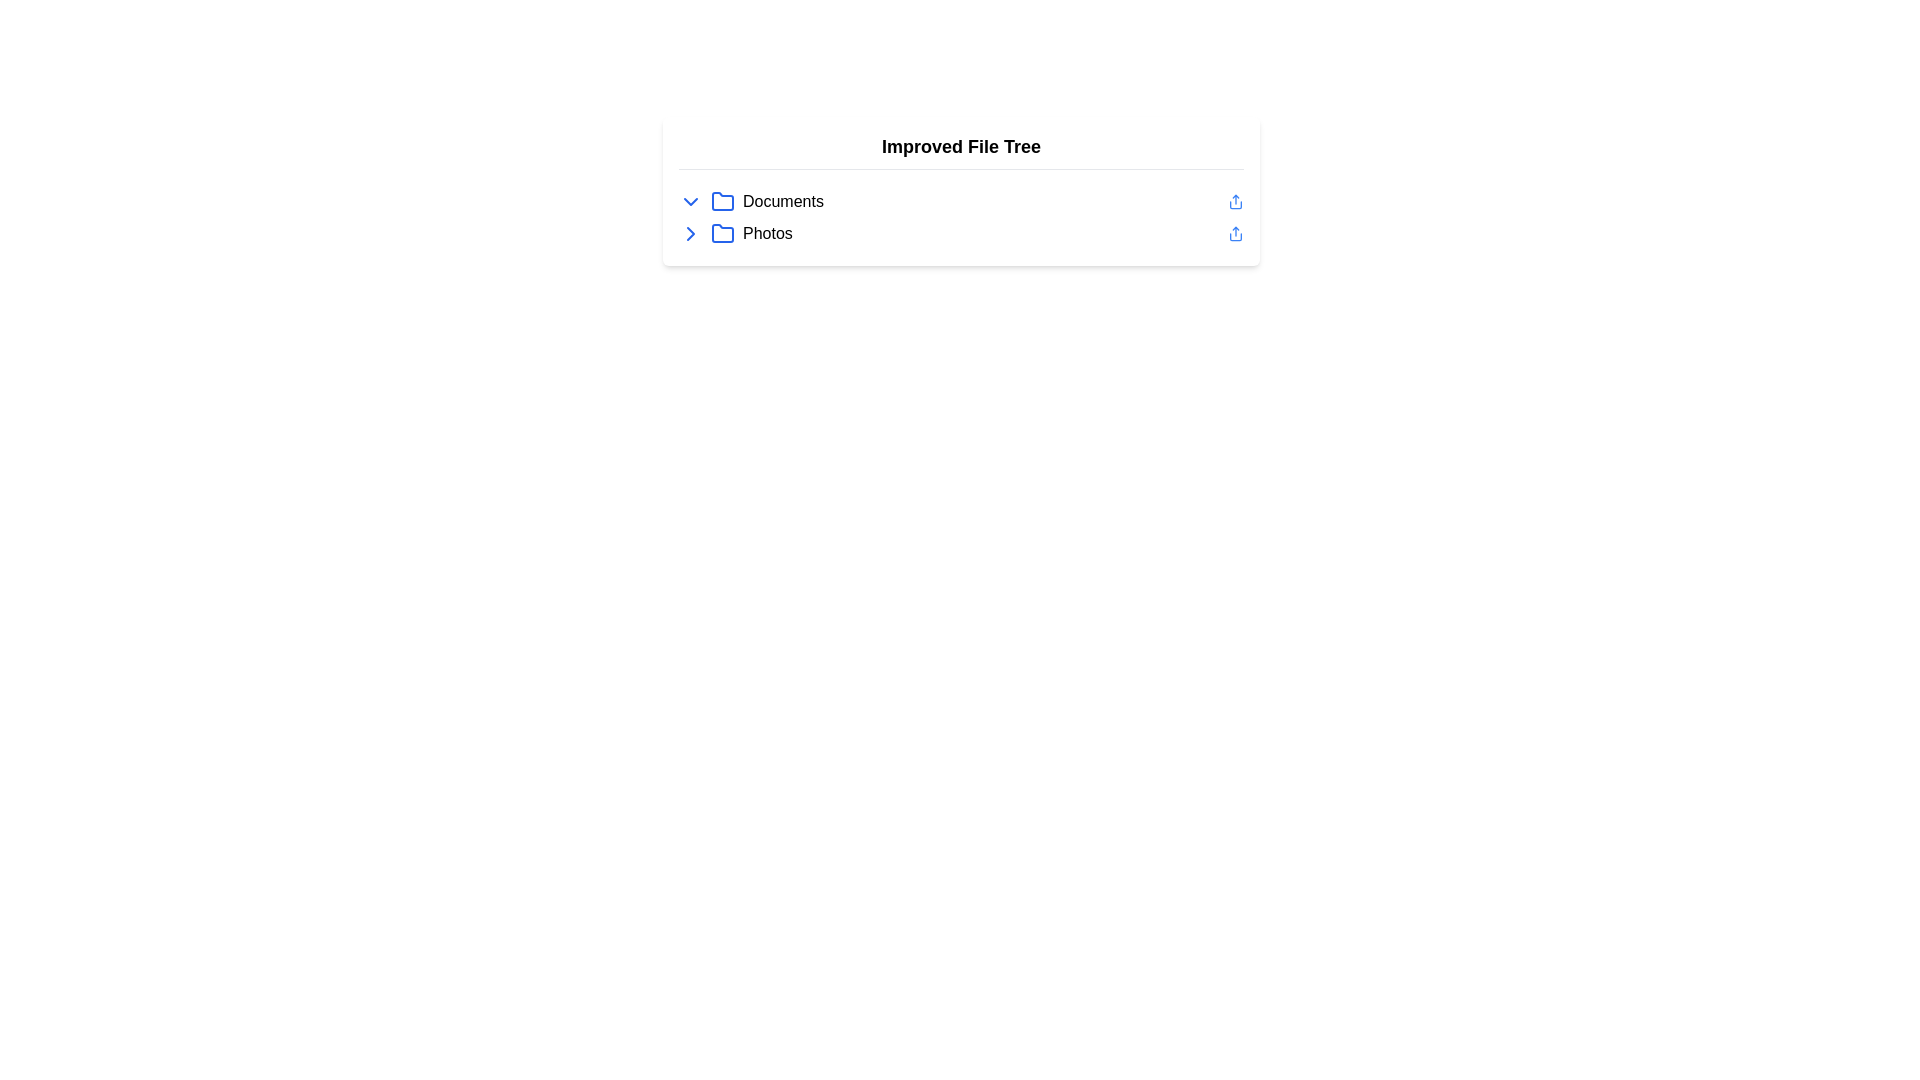 Image resolution: width=1920 pixels, height=1080 pixels. Describe the element at coordinates (706, 201) in the screenshot. I see `the folder icon` at that location.